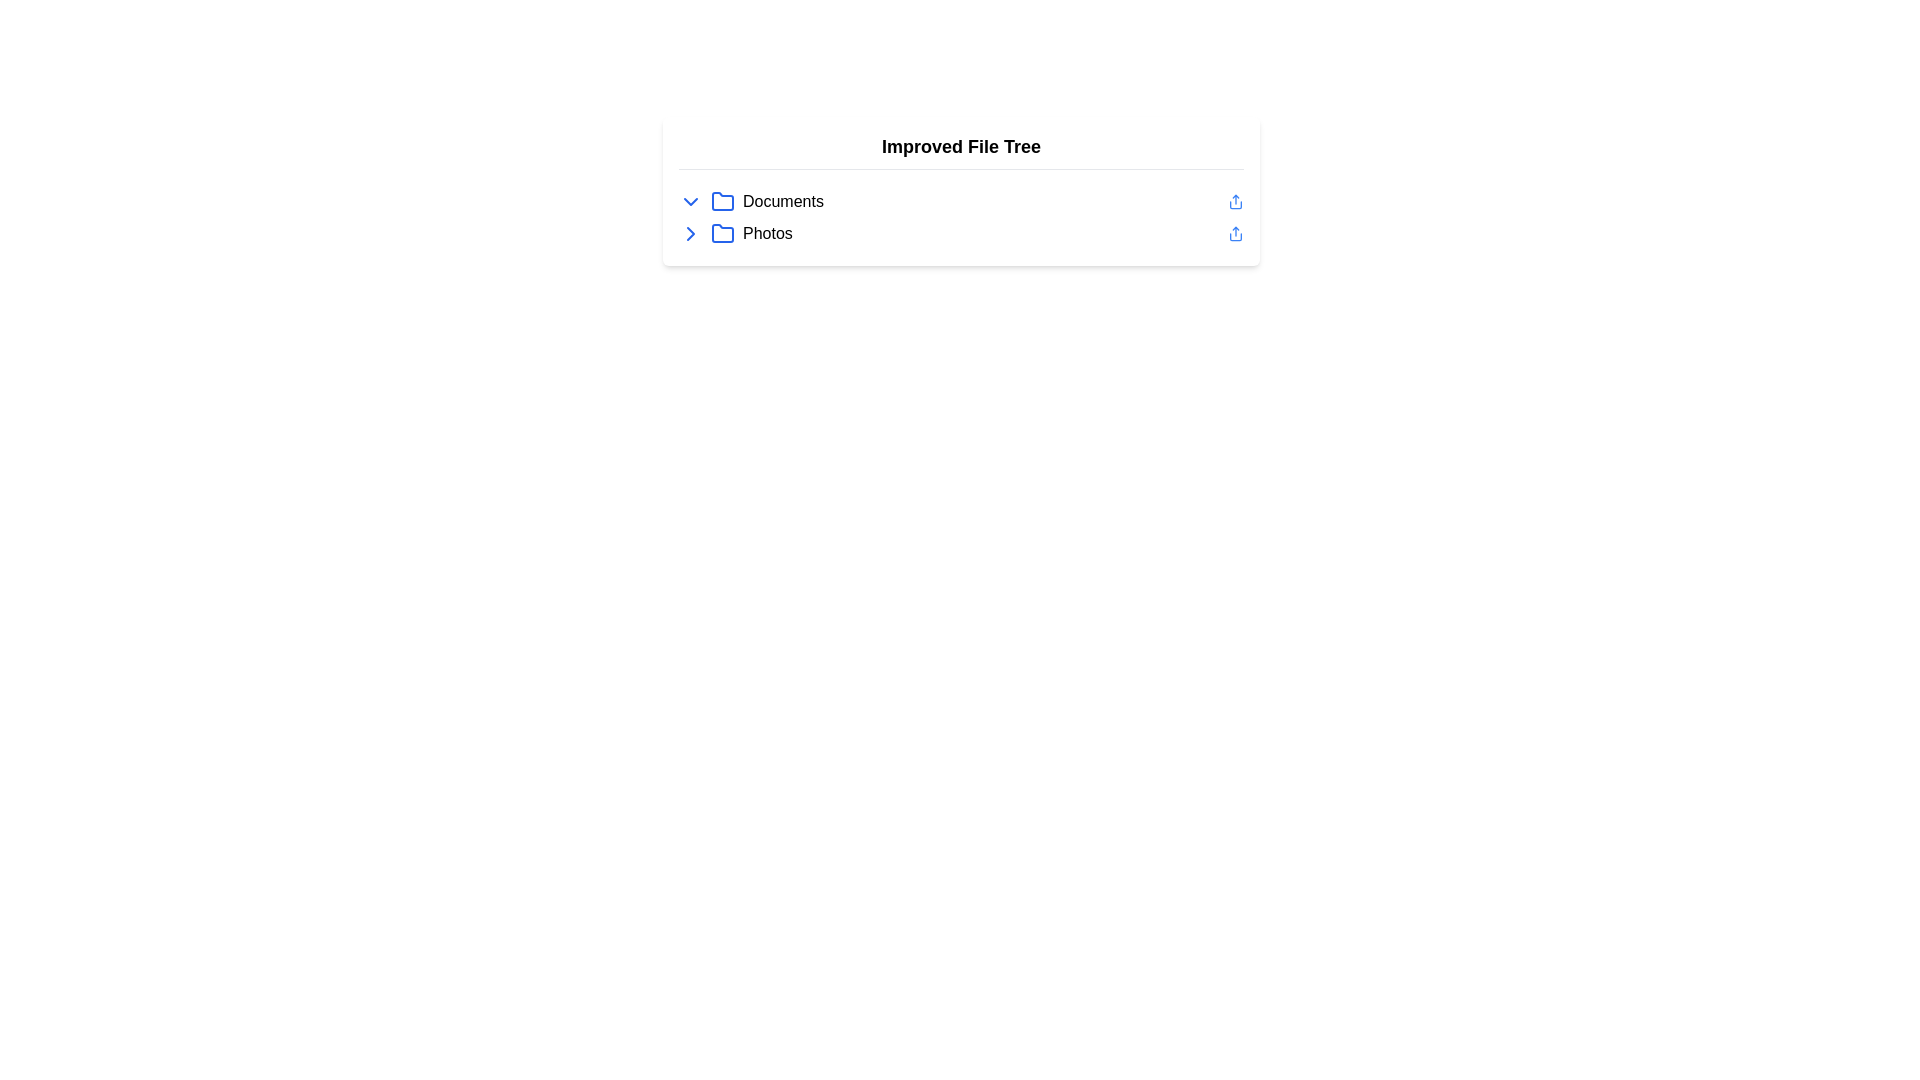 Image resolution: width=1920 pixels, height=1080 pixels. Describe the element at coordinates (706, 201) in the screenshot. I see `the folder icon` at that location.